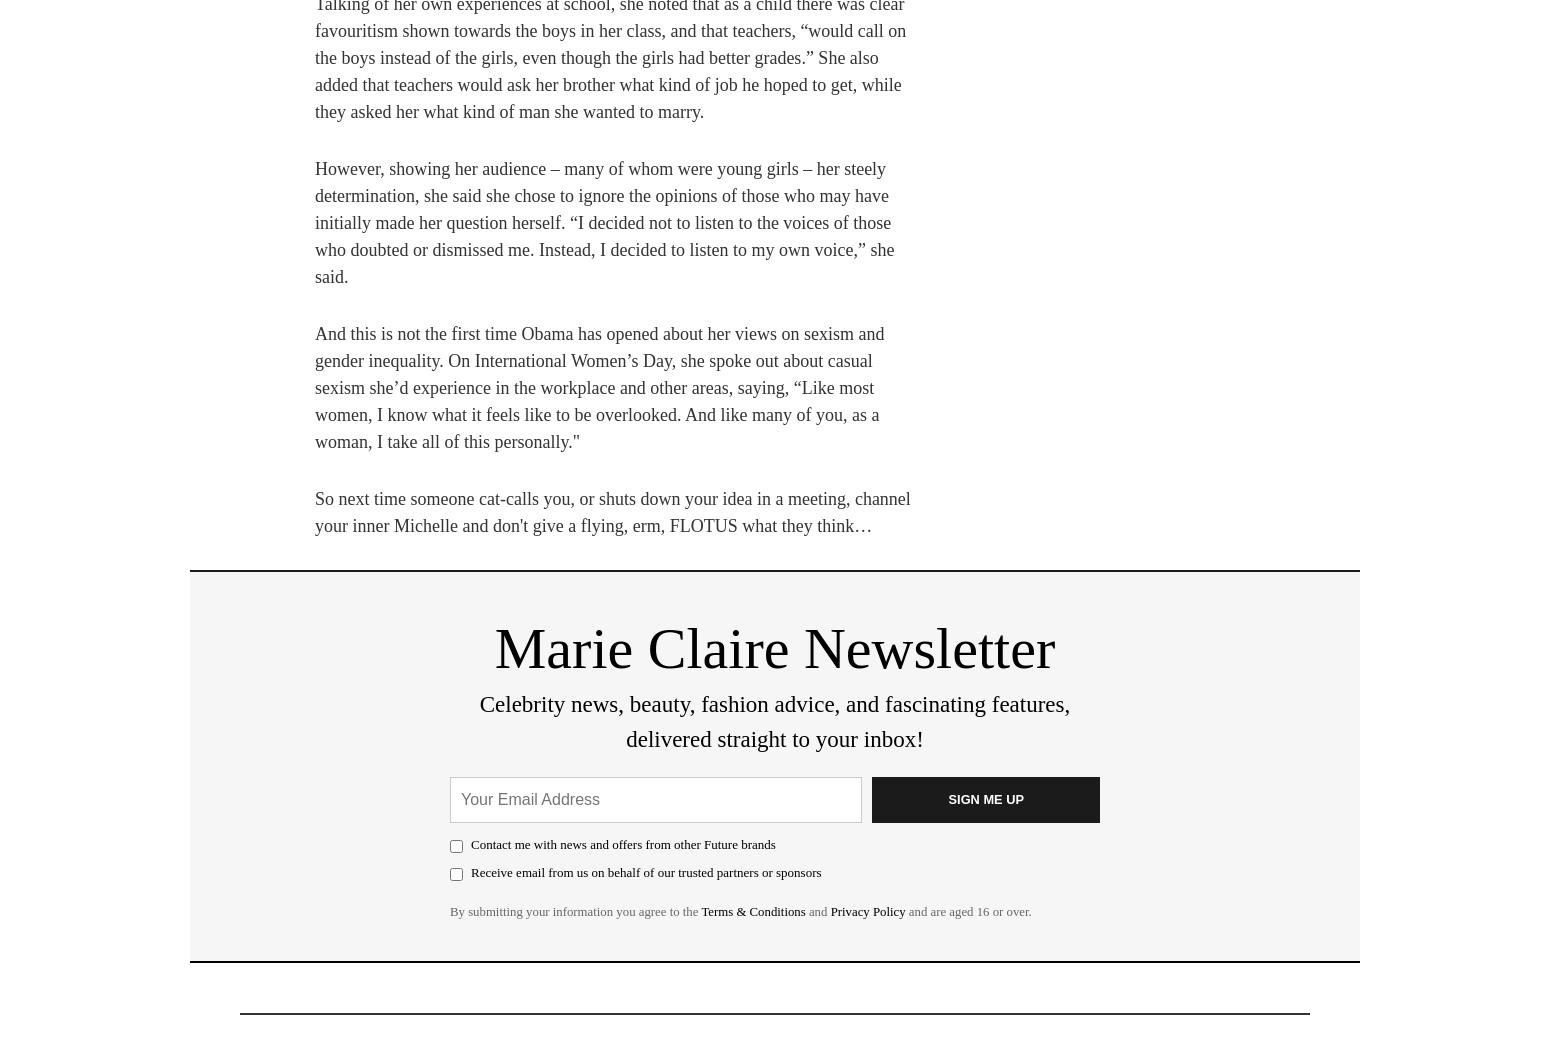 The image size is (1550, 1055). What do you see at coordinates (599, 388) in the screenshot?
I see `'And this is not the first time Obama has opened about her views on sexism and gender inequality. On International Women’s Day, she spoke out about casual sexism she’d experience in the workplace and other areas, saying, “Like most women, I know what it feels like to be overlooked. And like many of you, as a woman, I take all of this personally."'` at bounding box center [599, 388].